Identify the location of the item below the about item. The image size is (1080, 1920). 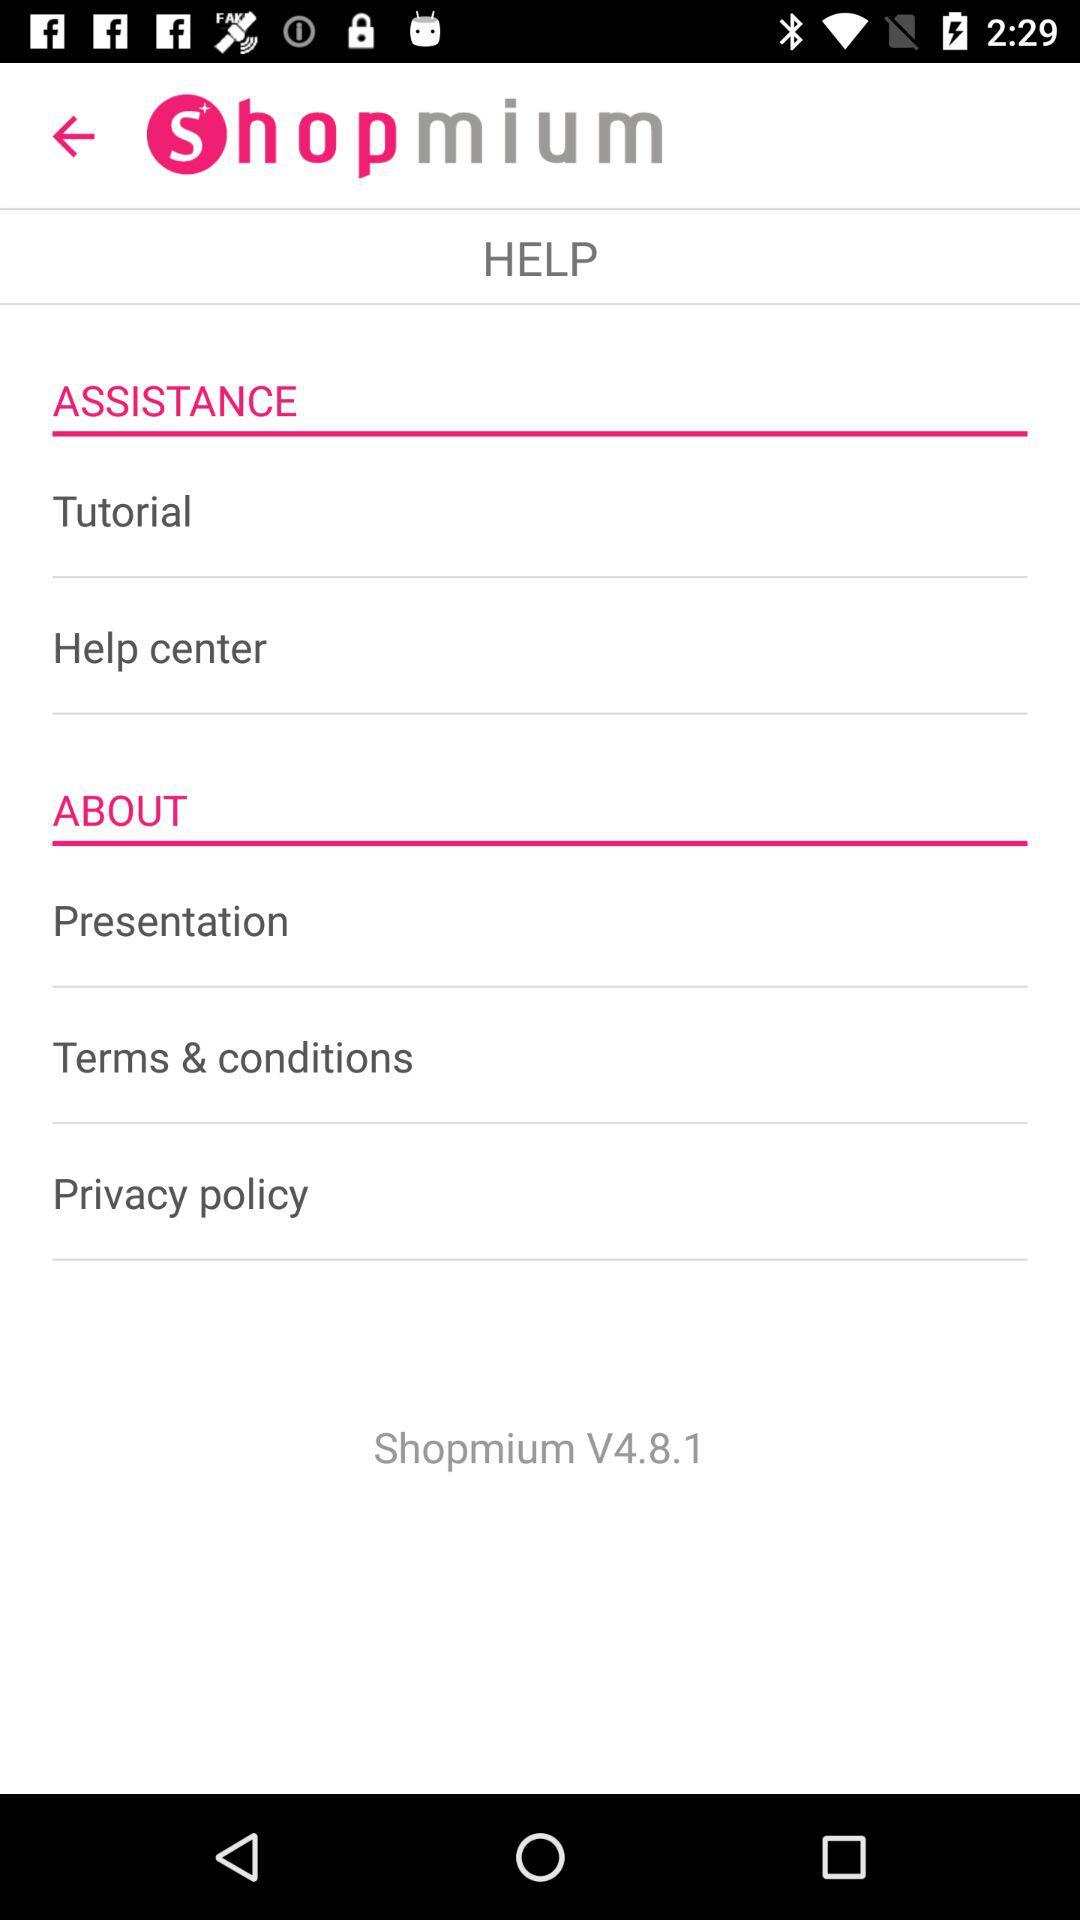
(540, 918).